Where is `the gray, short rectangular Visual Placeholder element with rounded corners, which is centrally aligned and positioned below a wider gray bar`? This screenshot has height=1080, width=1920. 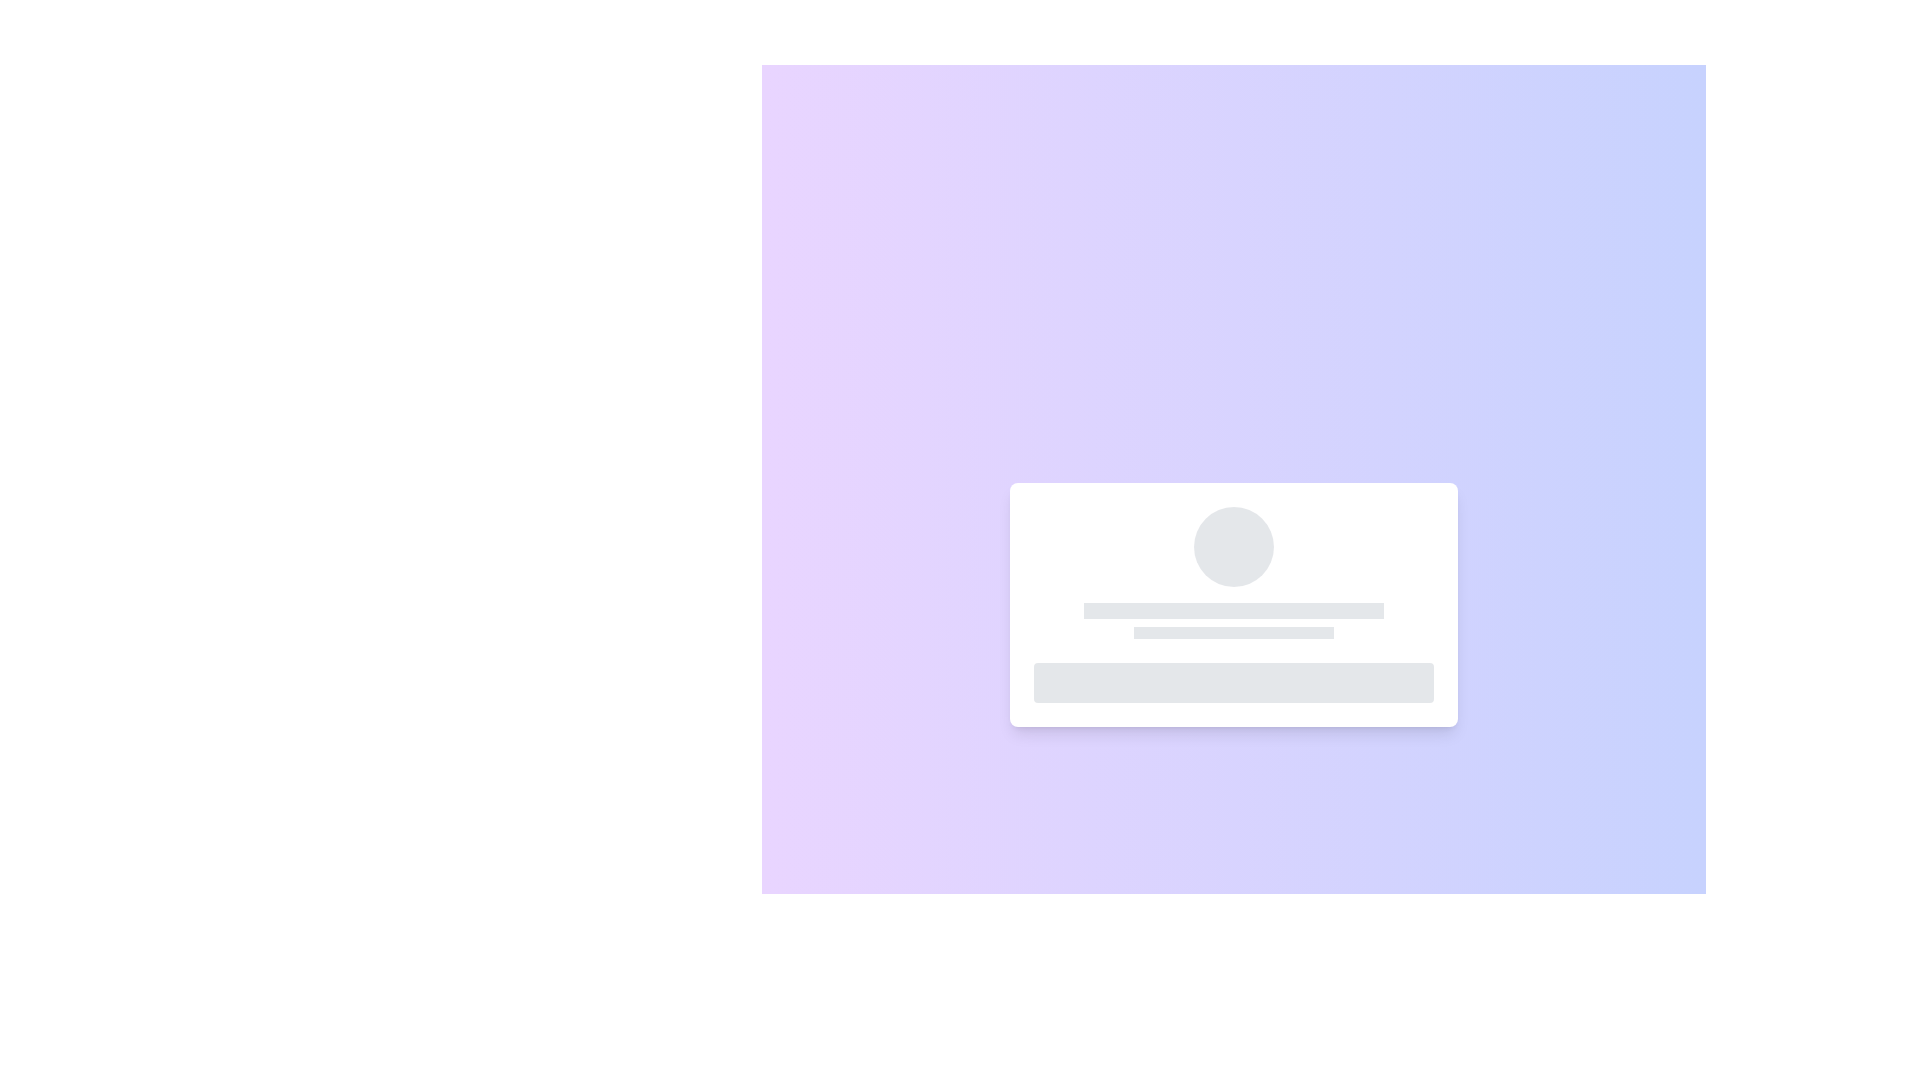 the gray, short rectangular Visual Placeholder element with rounded corners, which is centrally aligned and positioned below a wider gray bar is located at coordinates (1232, 632).